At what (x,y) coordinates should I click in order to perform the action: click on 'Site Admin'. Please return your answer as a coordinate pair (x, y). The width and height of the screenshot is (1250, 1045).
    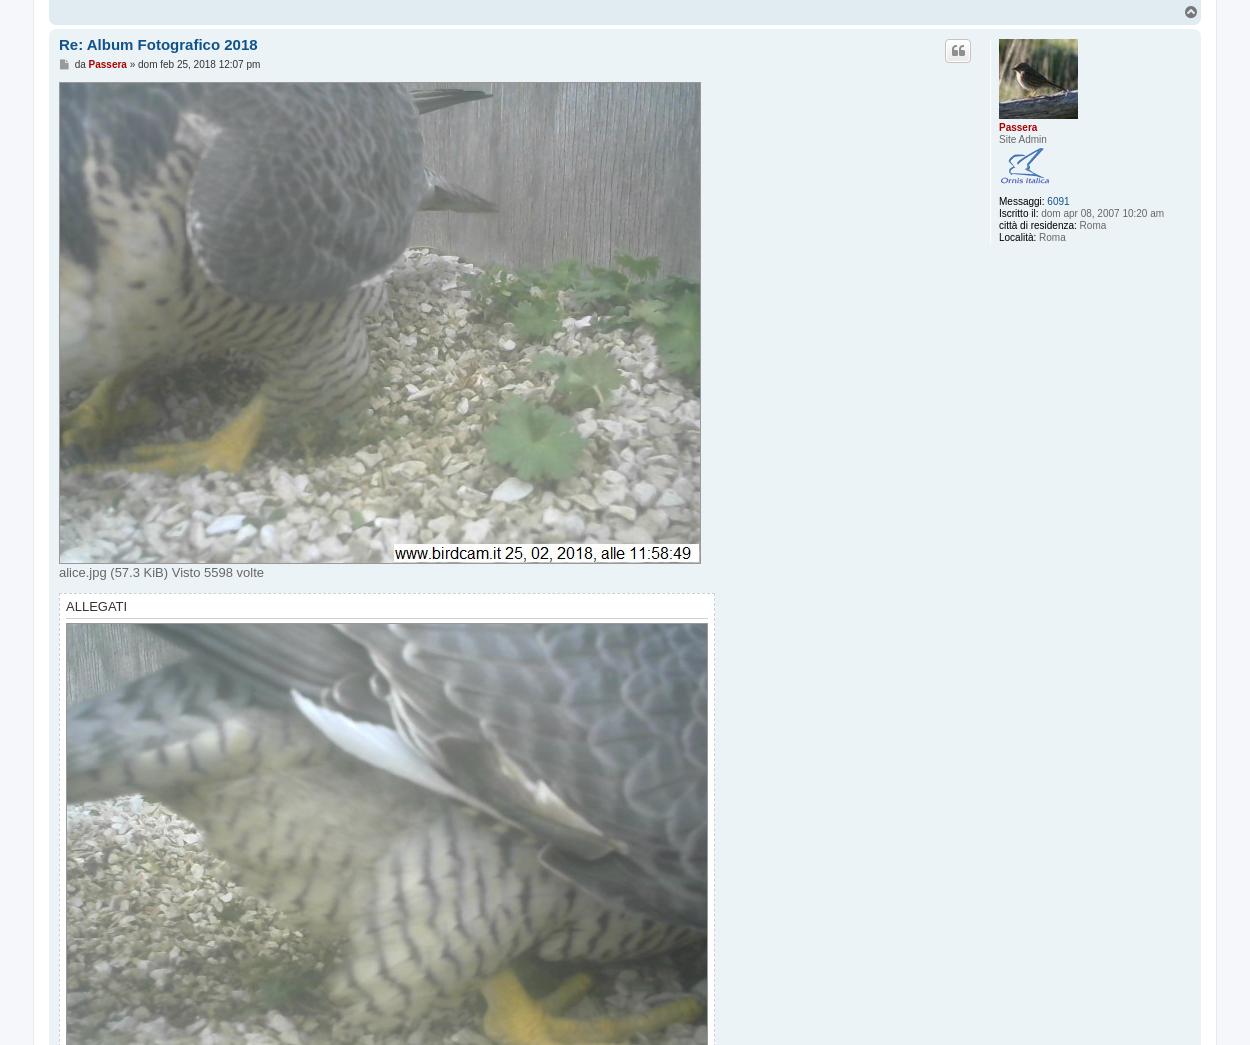
    Looking at the image, I should click on (1022, 138).